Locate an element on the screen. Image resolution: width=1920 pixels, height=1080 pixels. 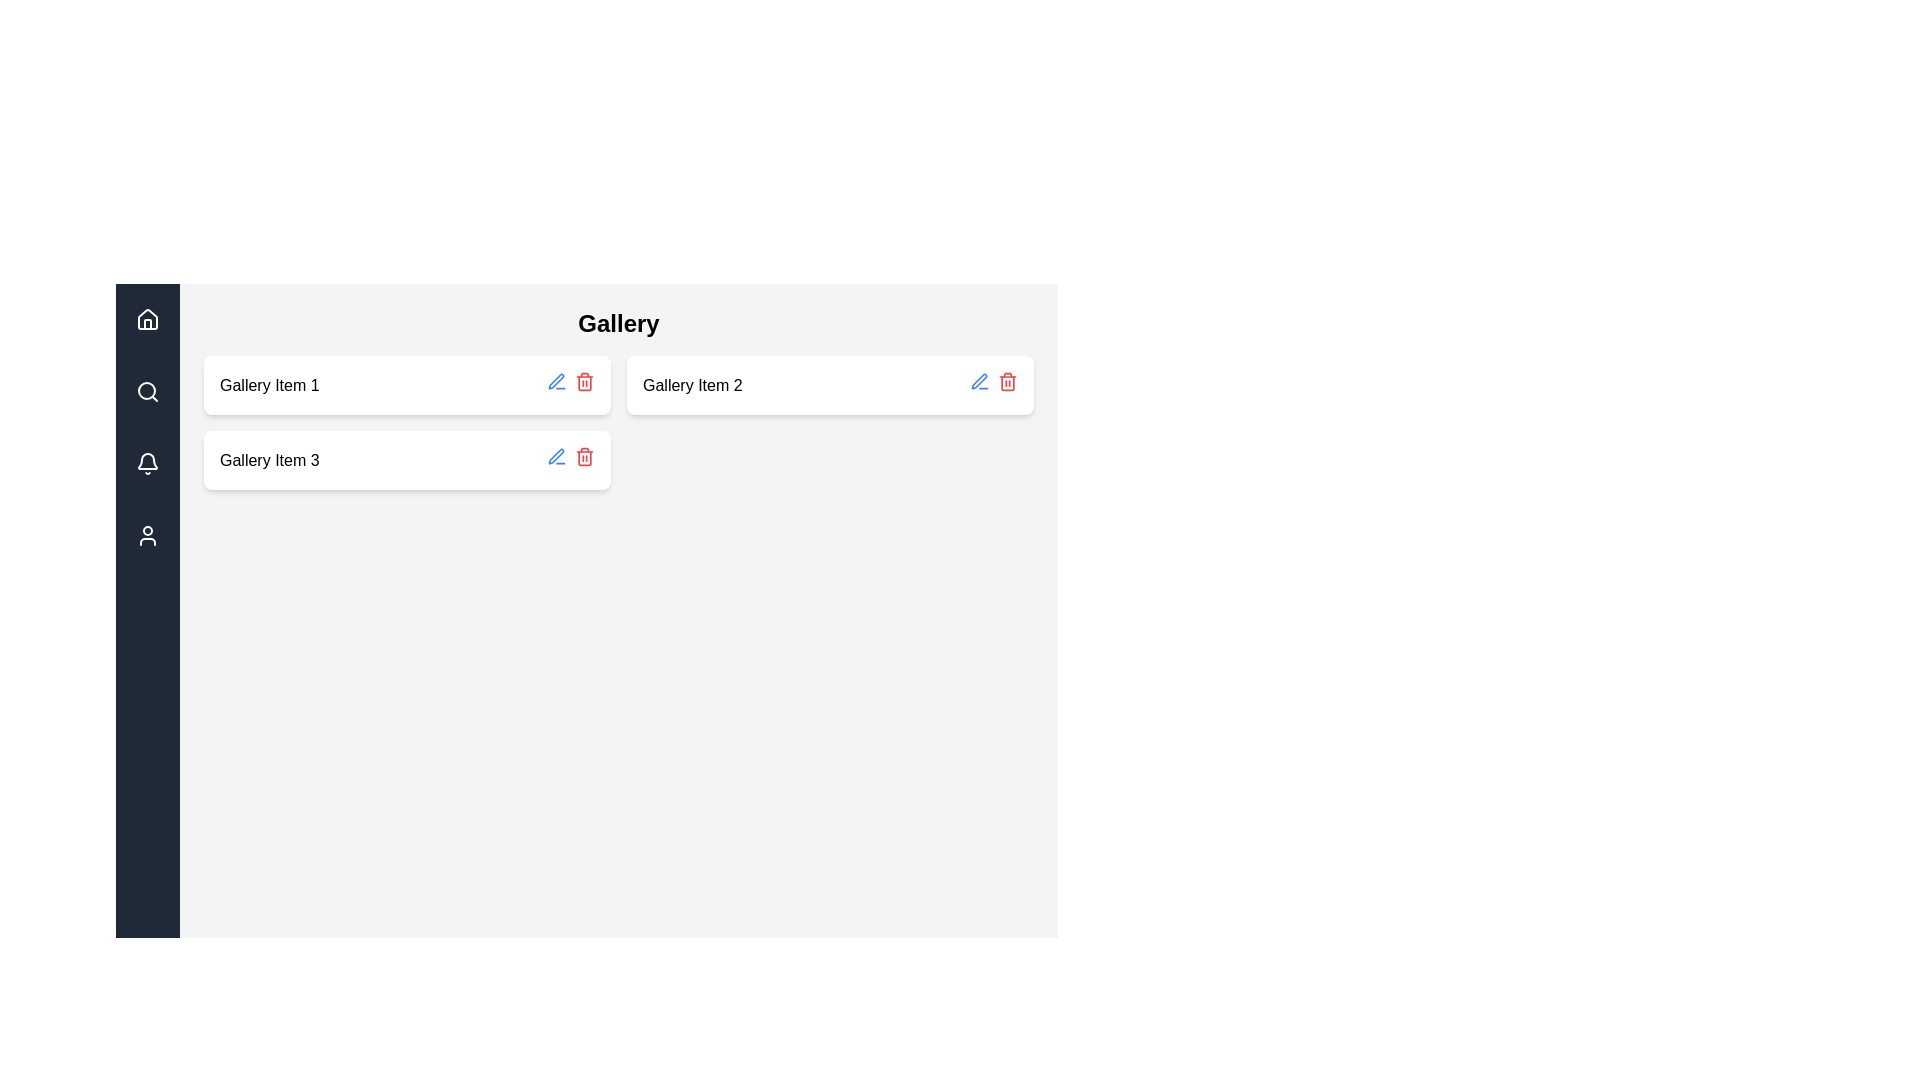
the bold, large 'Gallery' text displayed at the top of the content area, which is centered horizontally and styled in black on a light background is located at coordinates (618, 323).